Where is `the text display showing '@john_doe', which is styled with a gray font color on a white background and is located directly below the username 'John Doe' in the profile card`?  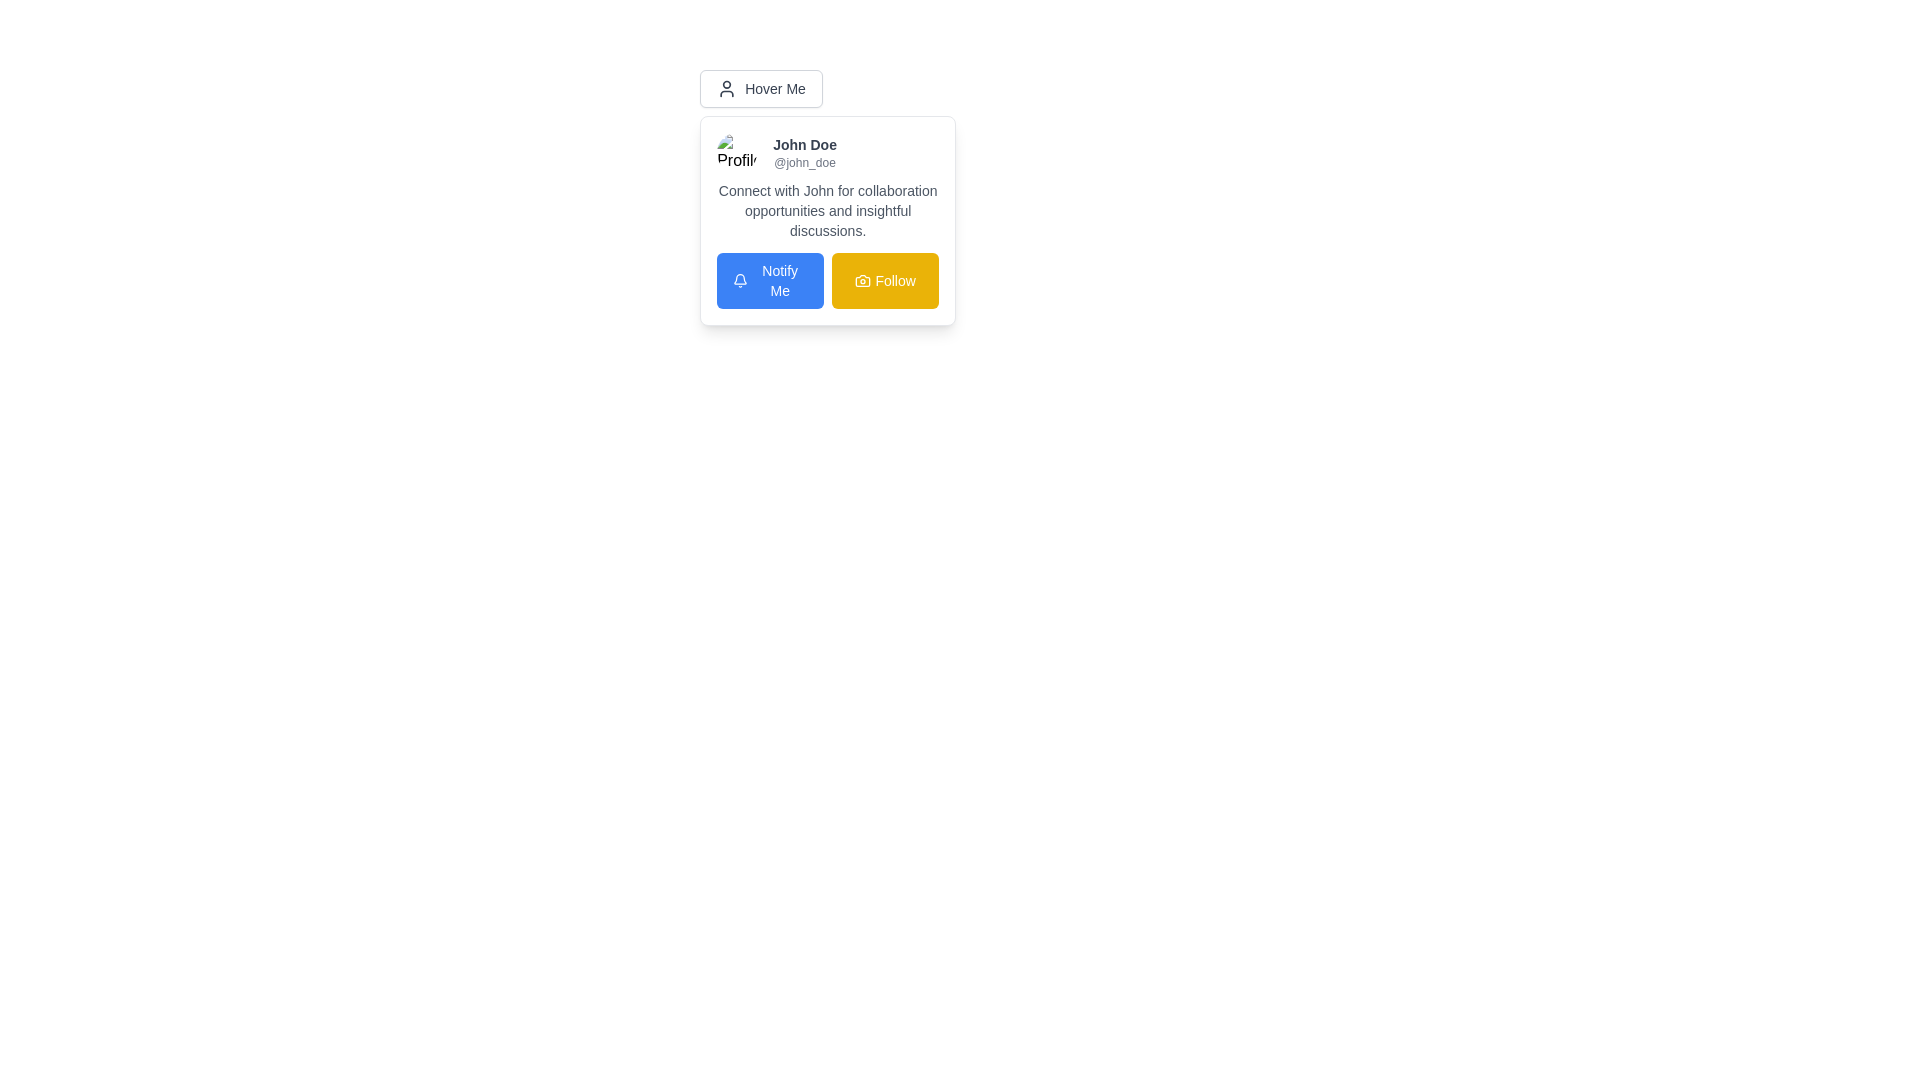 the text display showing '@john_doe', which is styled with a gray font color on a white background and is located directly below the username 'John Doe' in the profile card is located at coordinates (805, 161).